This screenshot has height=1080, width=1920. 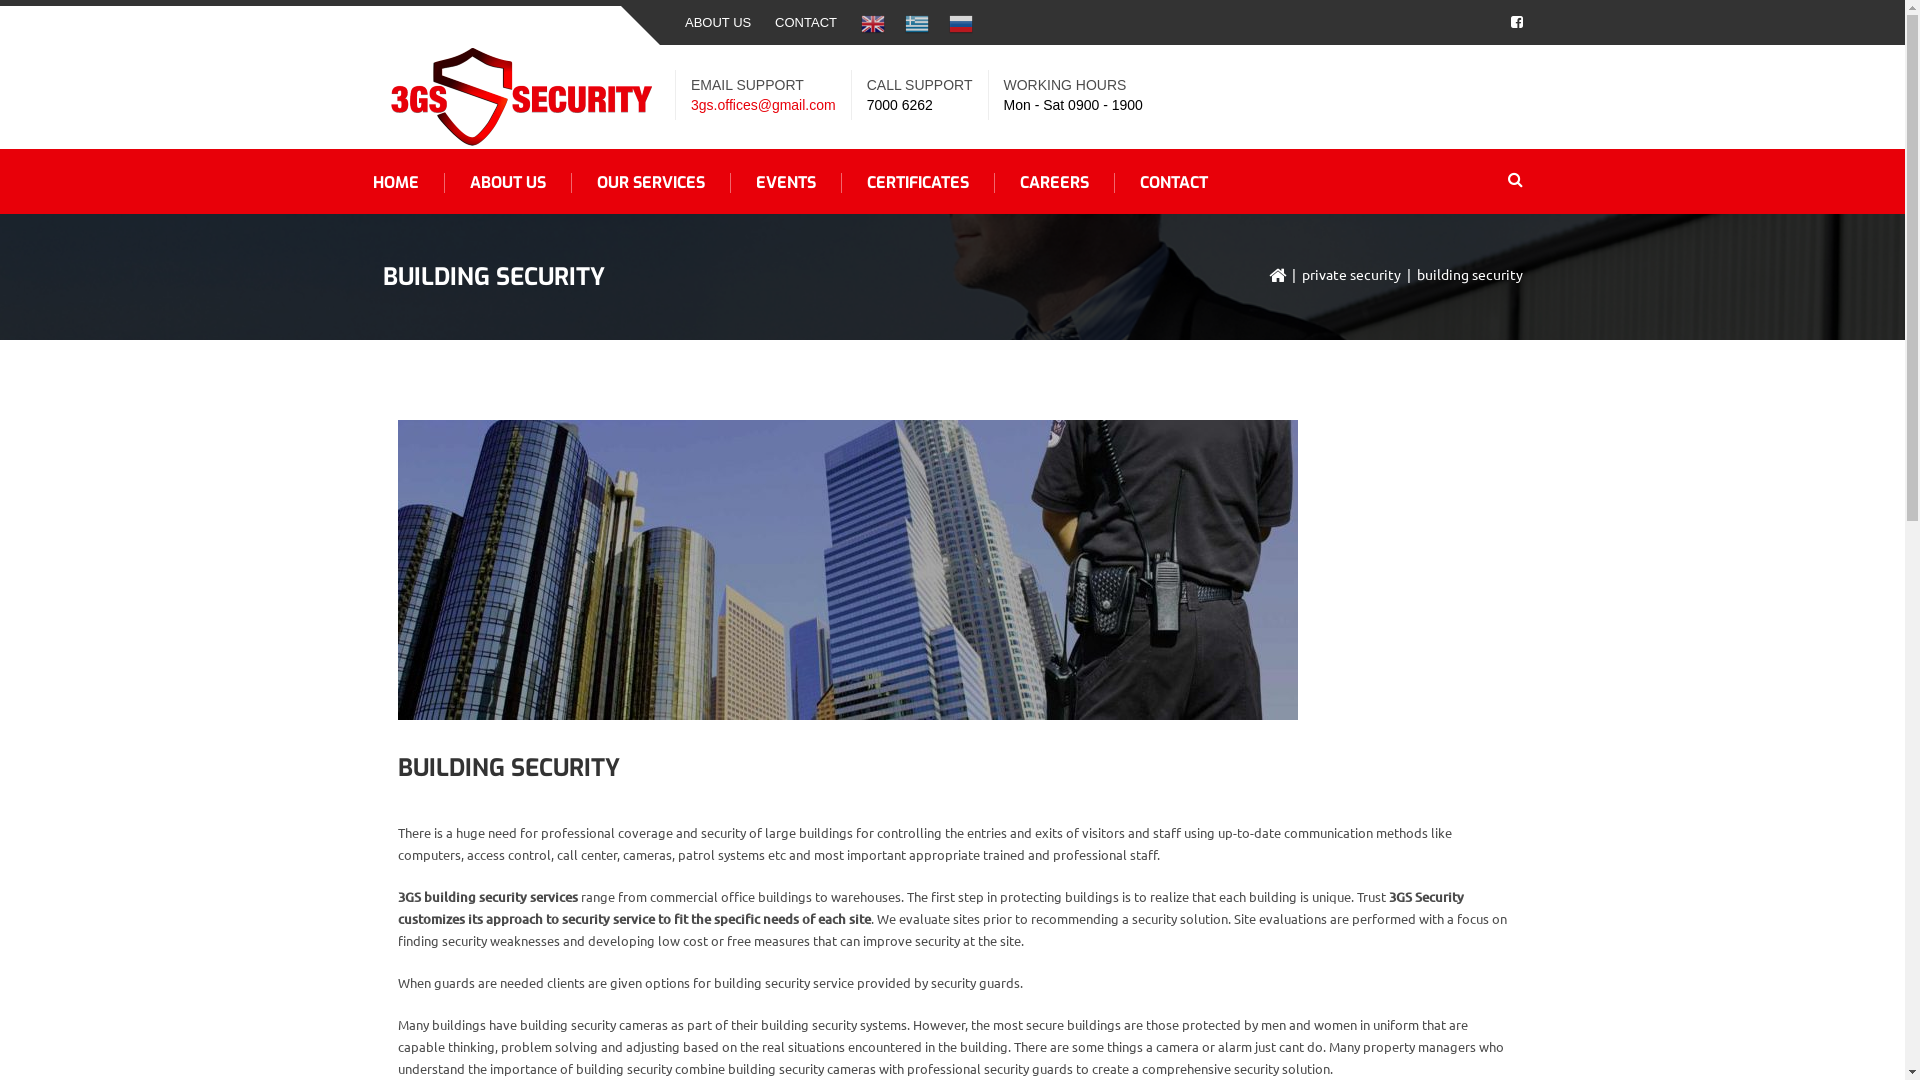 I want to click on 'CAREERS', so click(x=1053, y=182).